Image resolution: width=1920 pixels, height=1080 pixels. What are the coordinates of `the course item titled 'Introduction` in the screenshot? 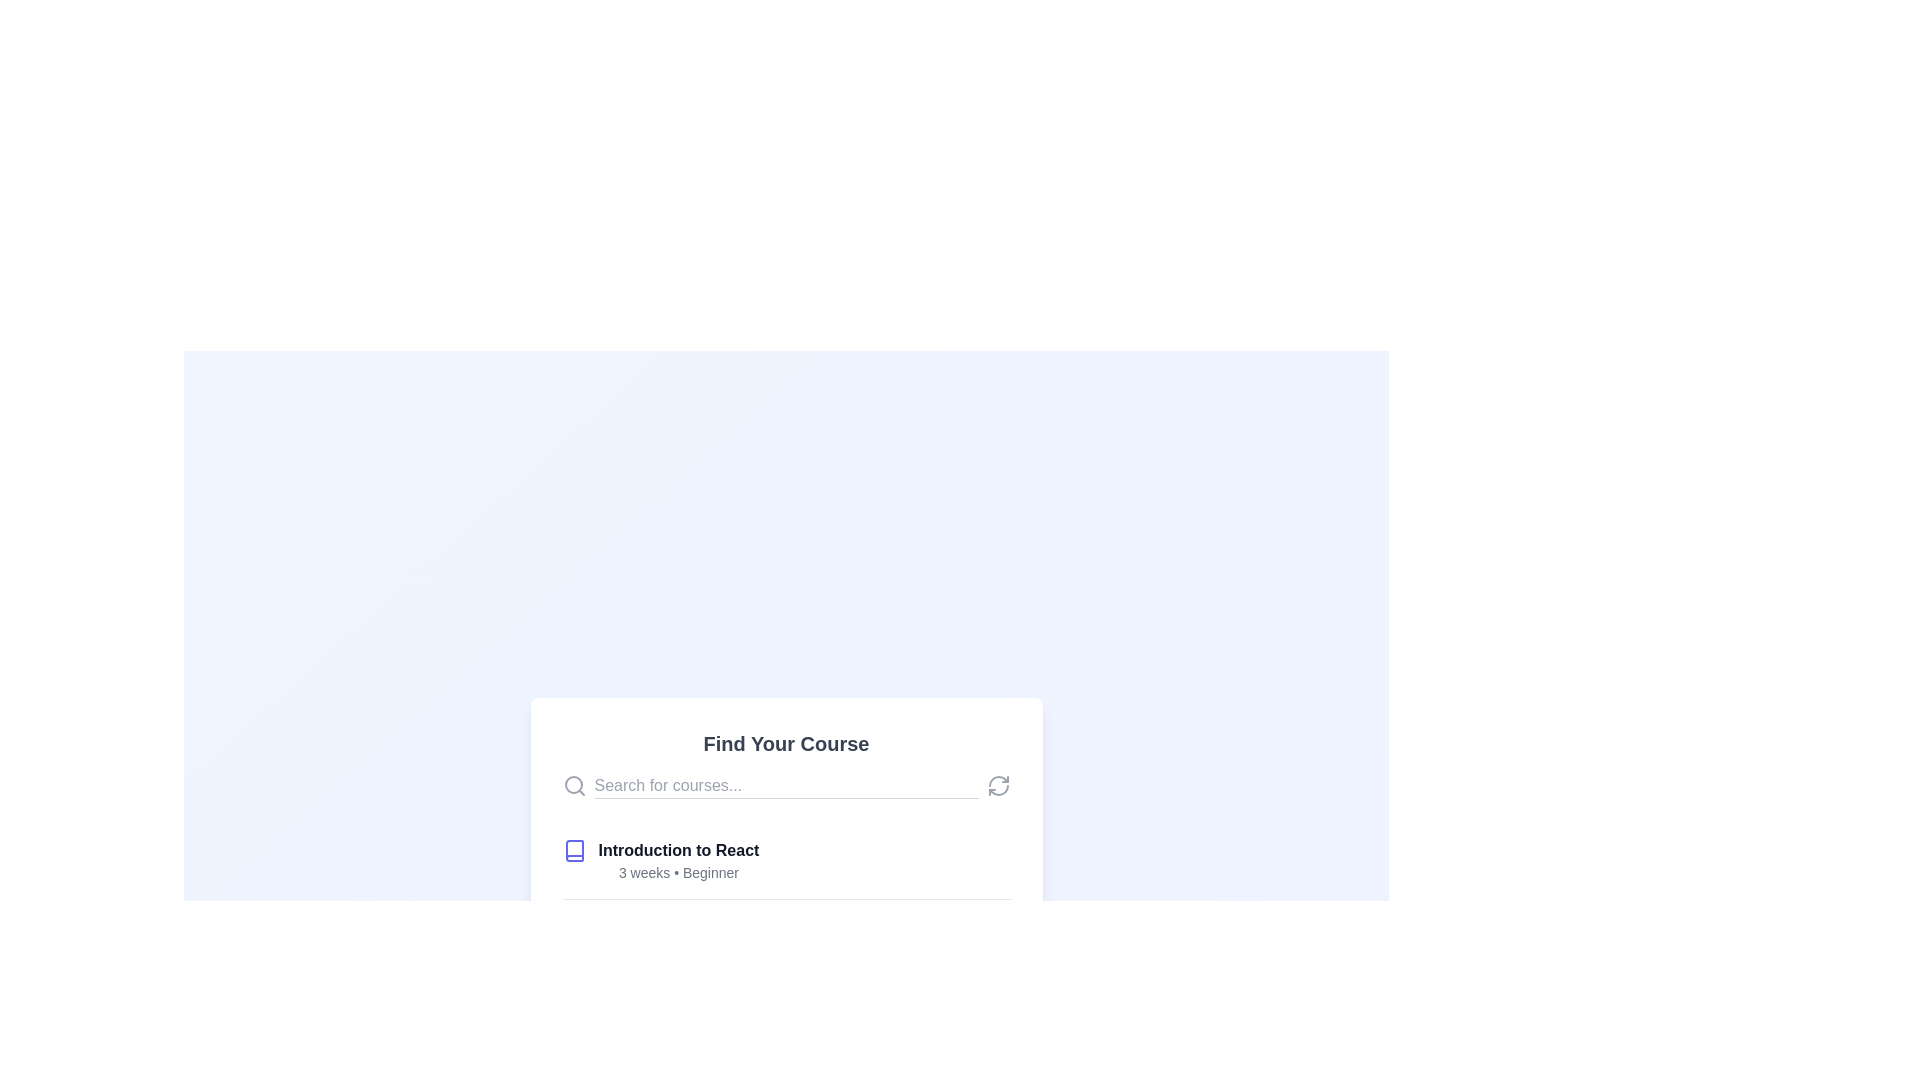 It's located at (785, 859).